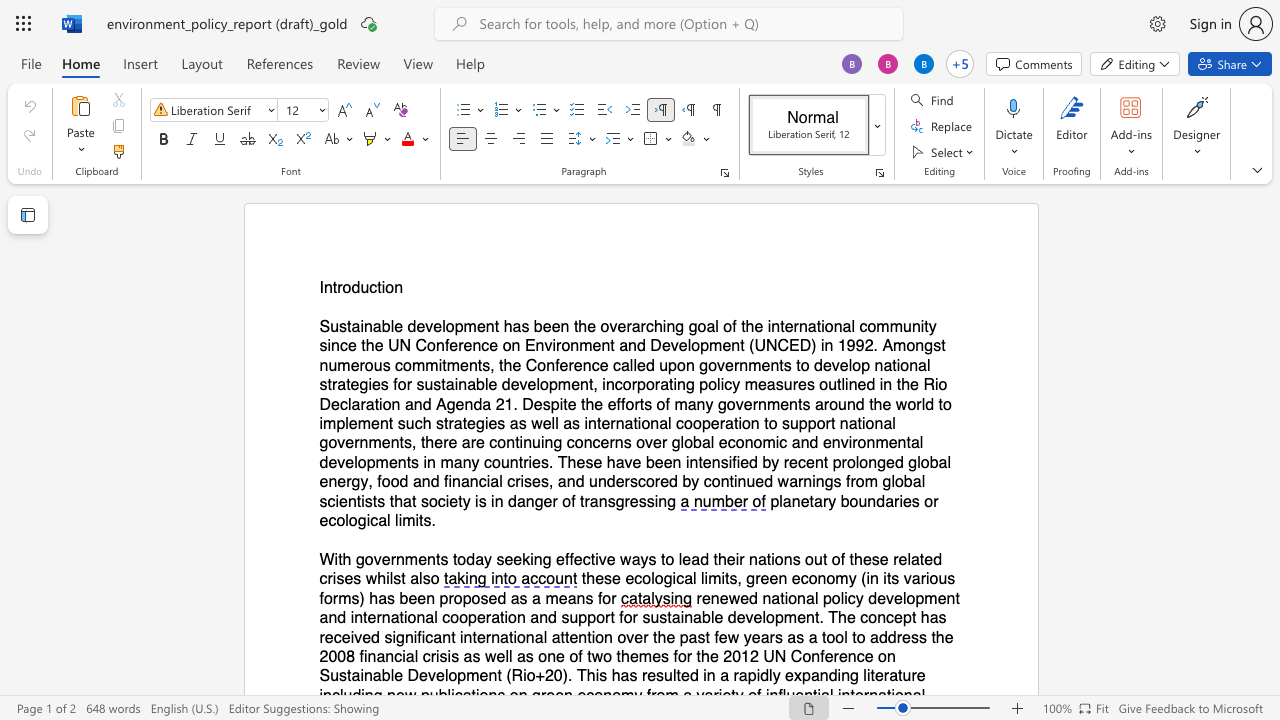  Describe the element at coordinates (337, 288) in the screenshot. I see `the space between the continuous character "t" and "r" in the text` at that location.